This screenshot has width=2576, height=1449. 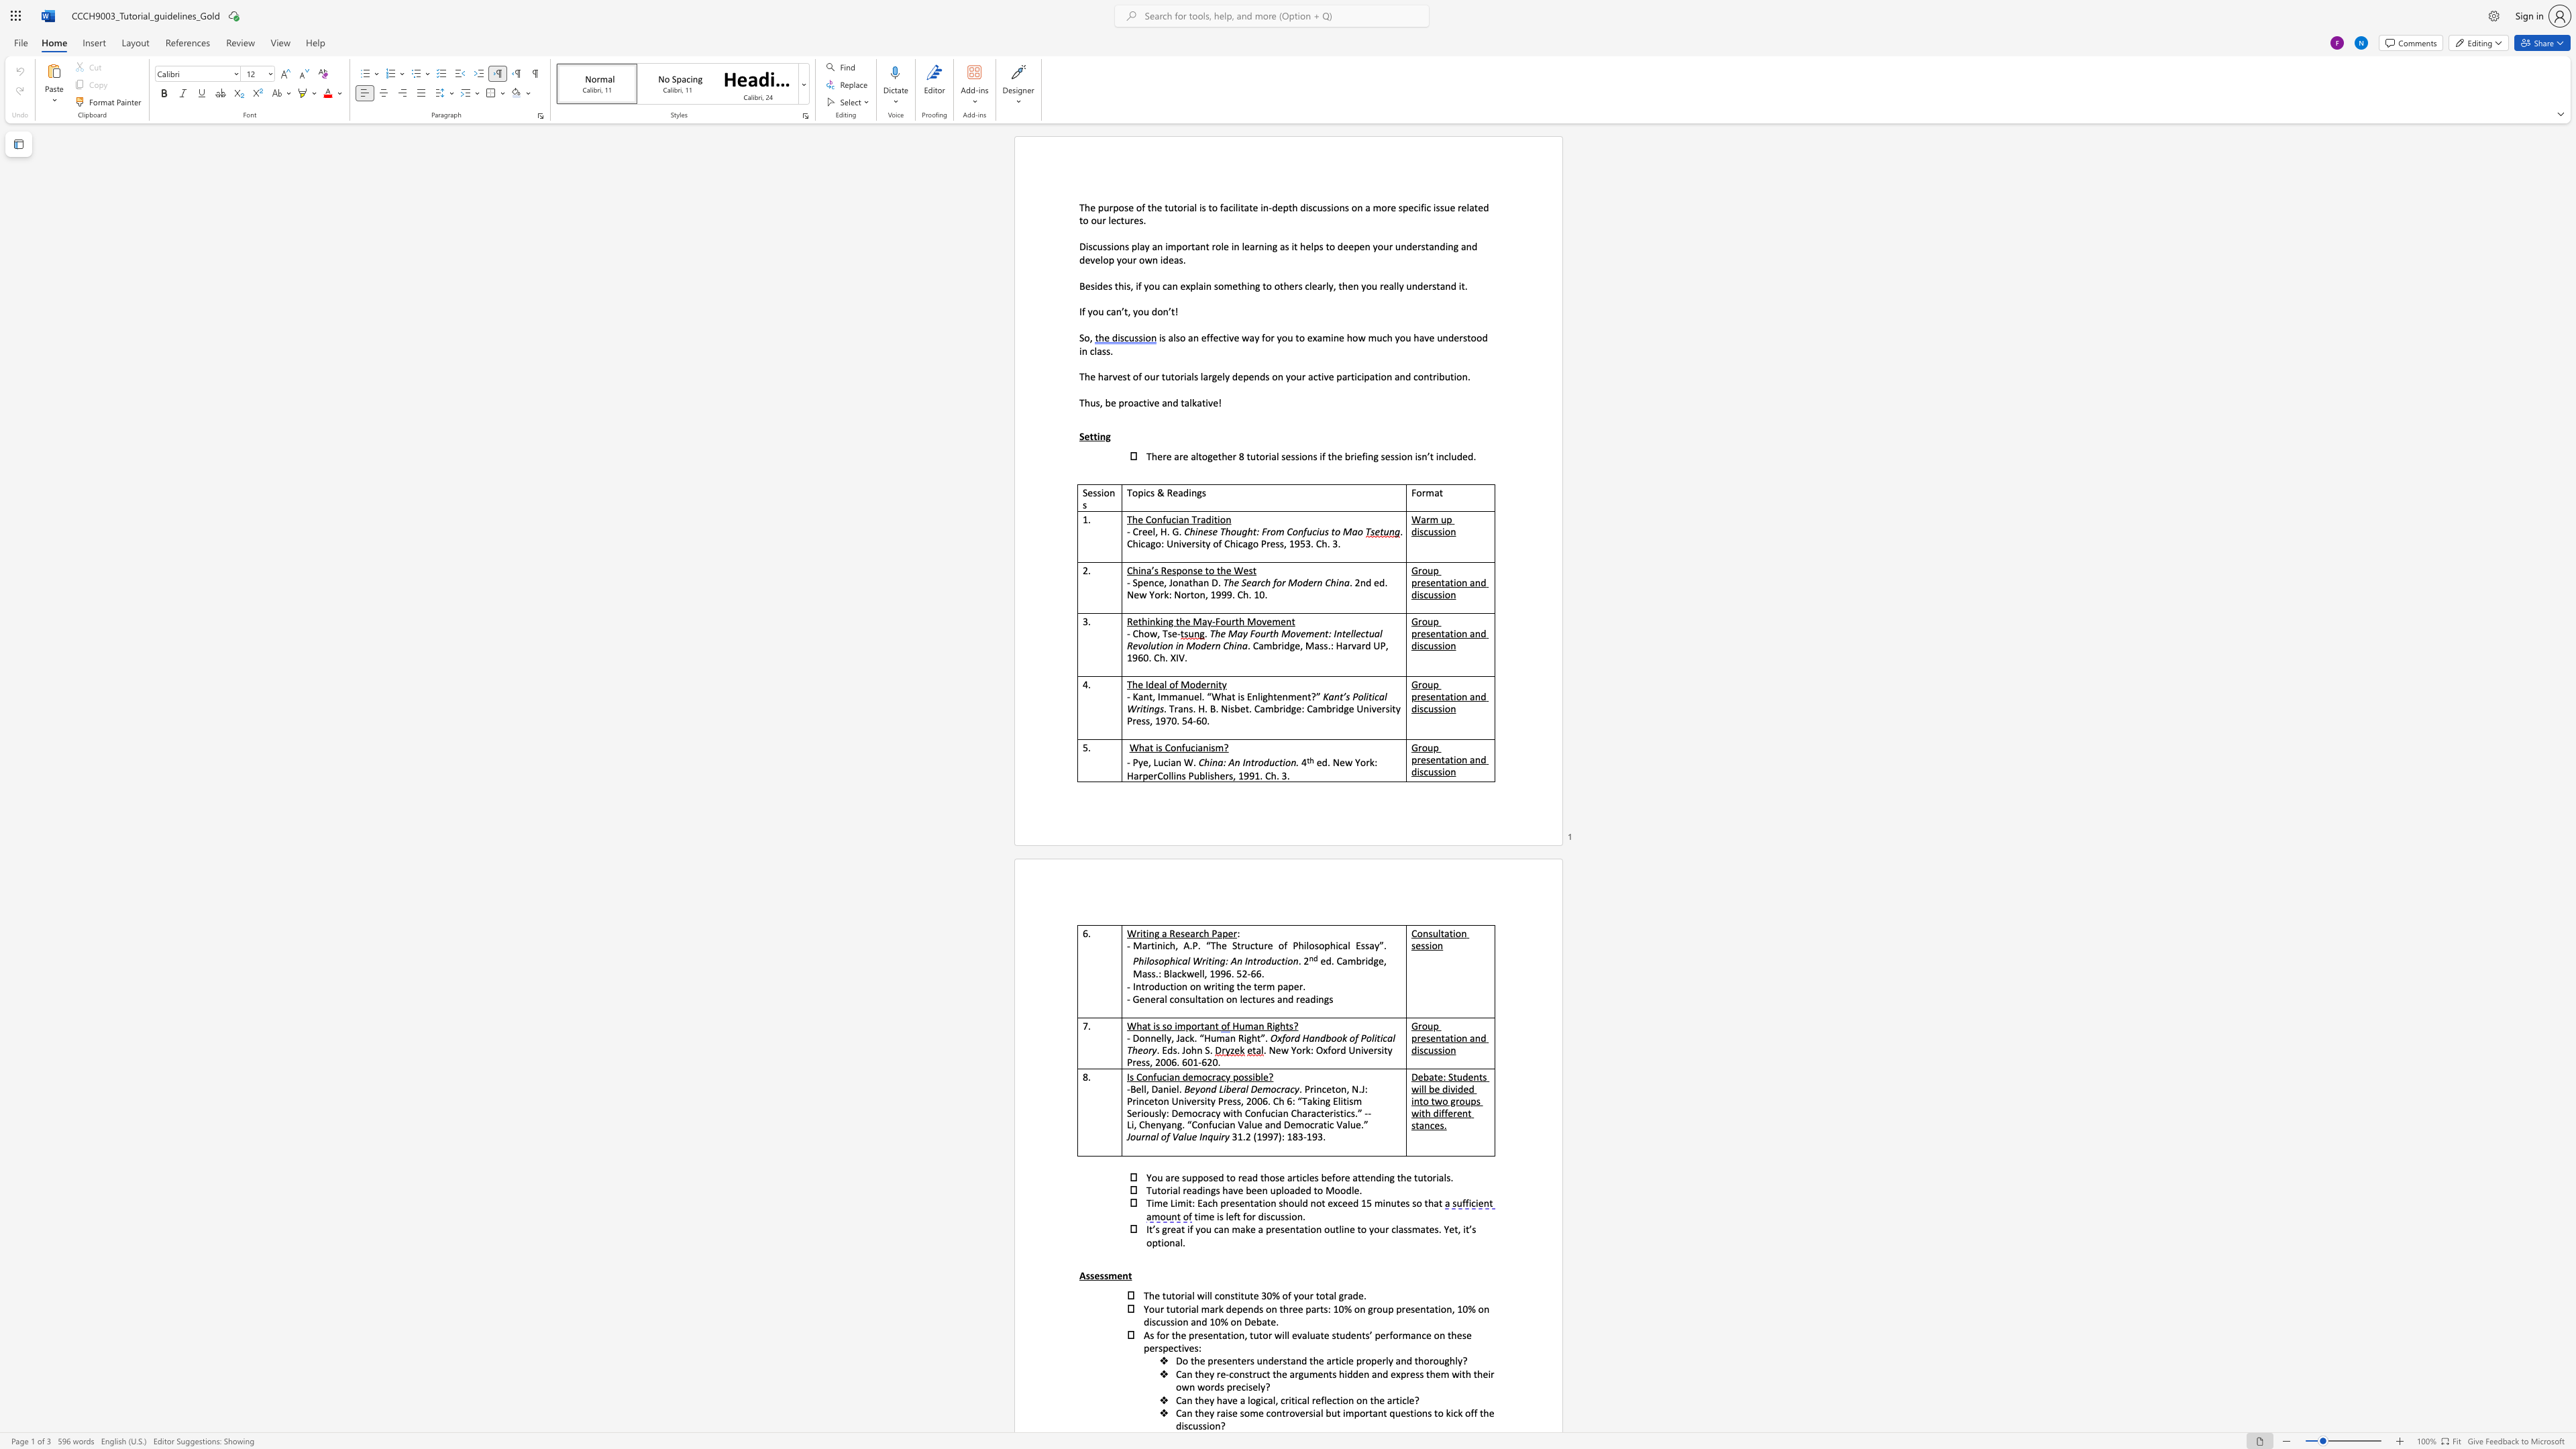 I want to click on the subset text "6. 601-620" within the text ". New York: Oxford University Press, 2006. 601-620.", so click(x=1171, y=1061).